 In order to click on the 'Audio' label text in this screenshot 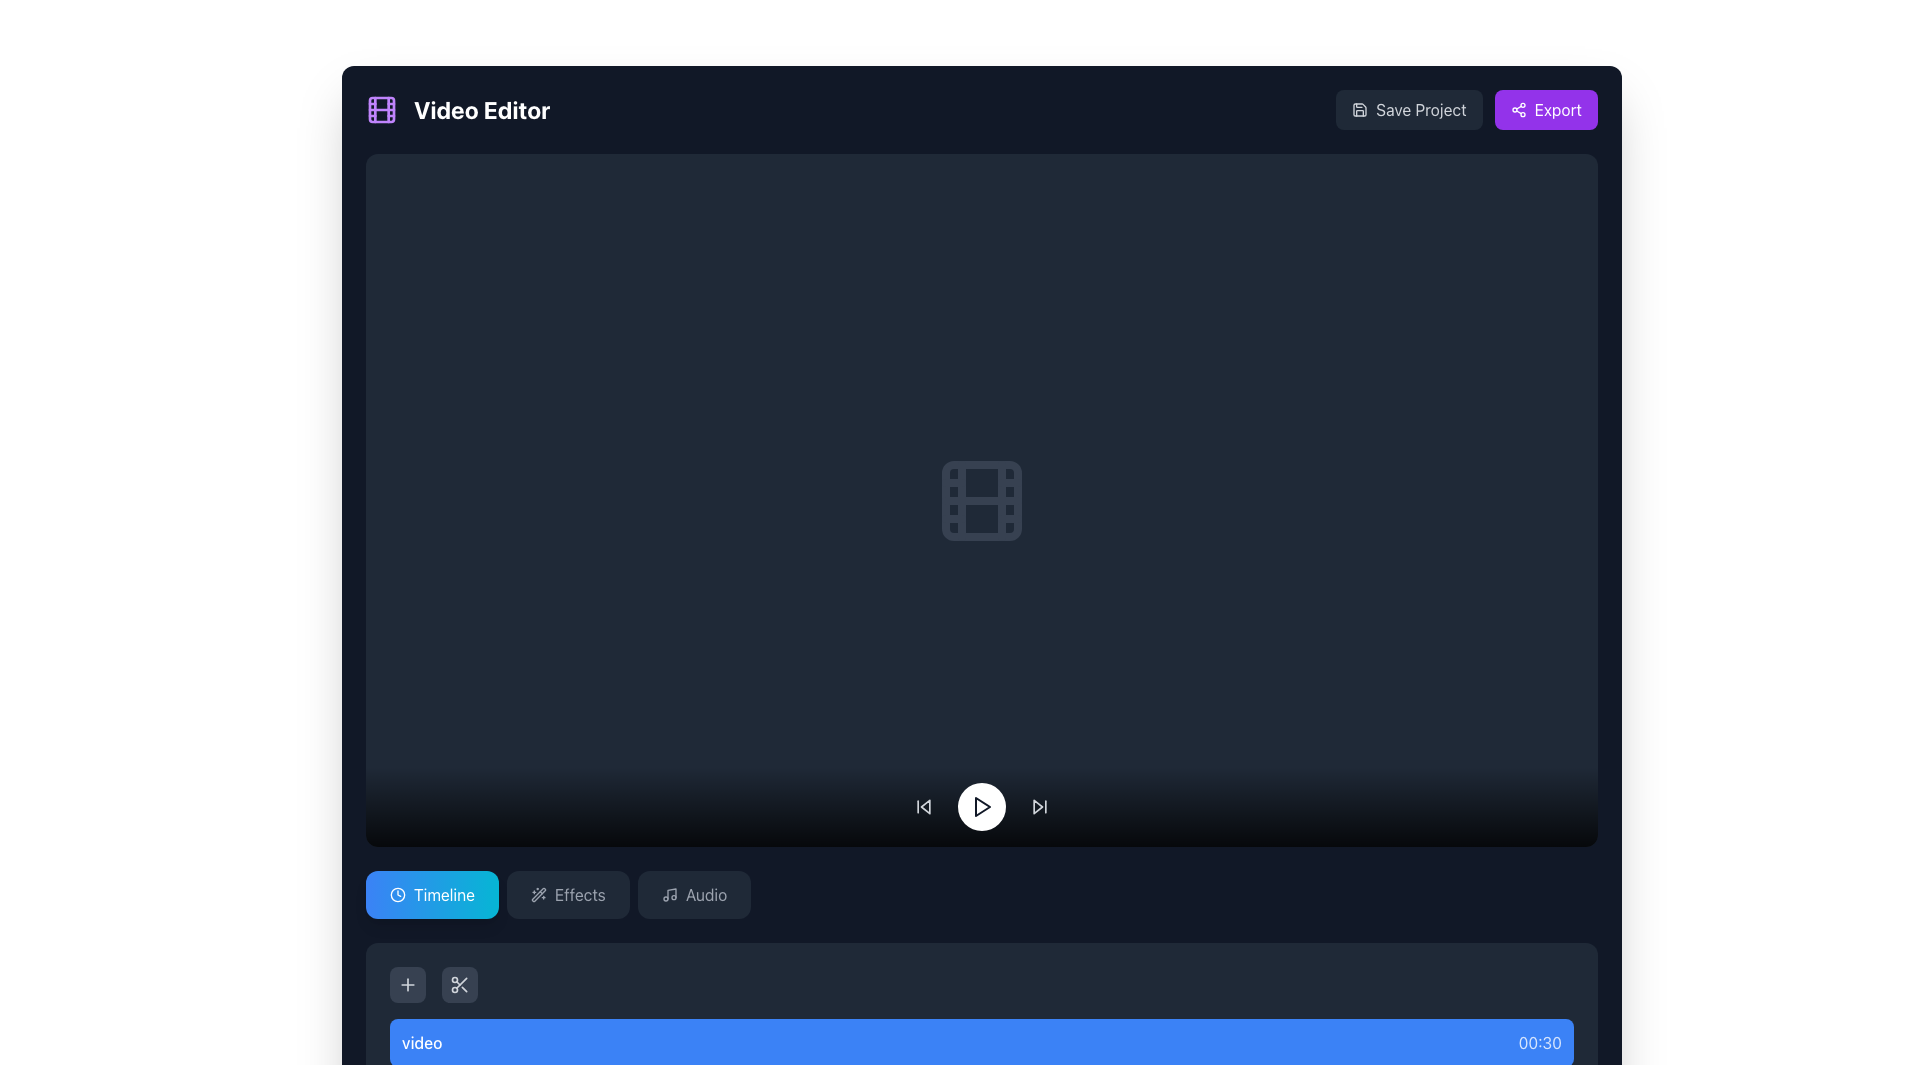, I will do `click(706, 893)`.